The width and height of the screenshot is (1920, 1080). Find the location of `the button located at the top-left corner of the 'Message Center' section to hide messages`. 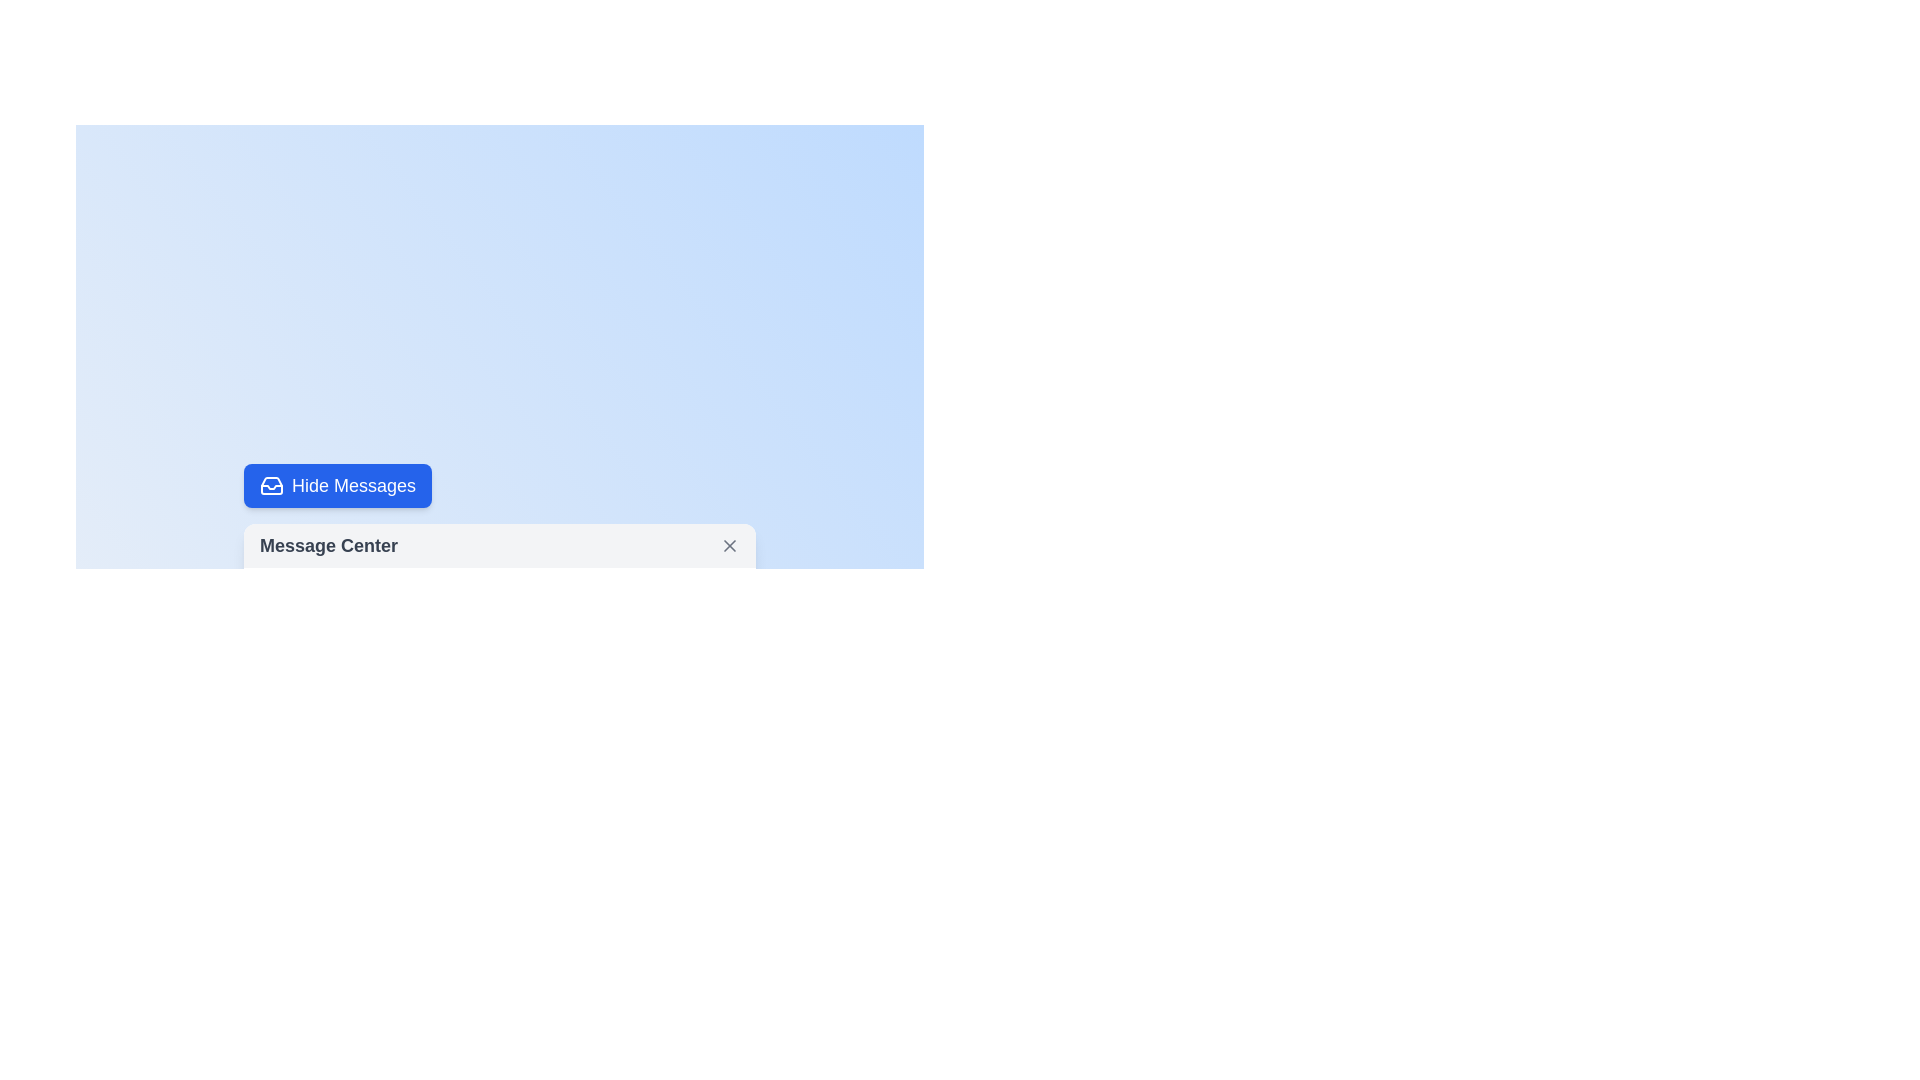

the button located at the top-left corner of the 'Message Center' section to hide messages is located at coordinates (338, 486).